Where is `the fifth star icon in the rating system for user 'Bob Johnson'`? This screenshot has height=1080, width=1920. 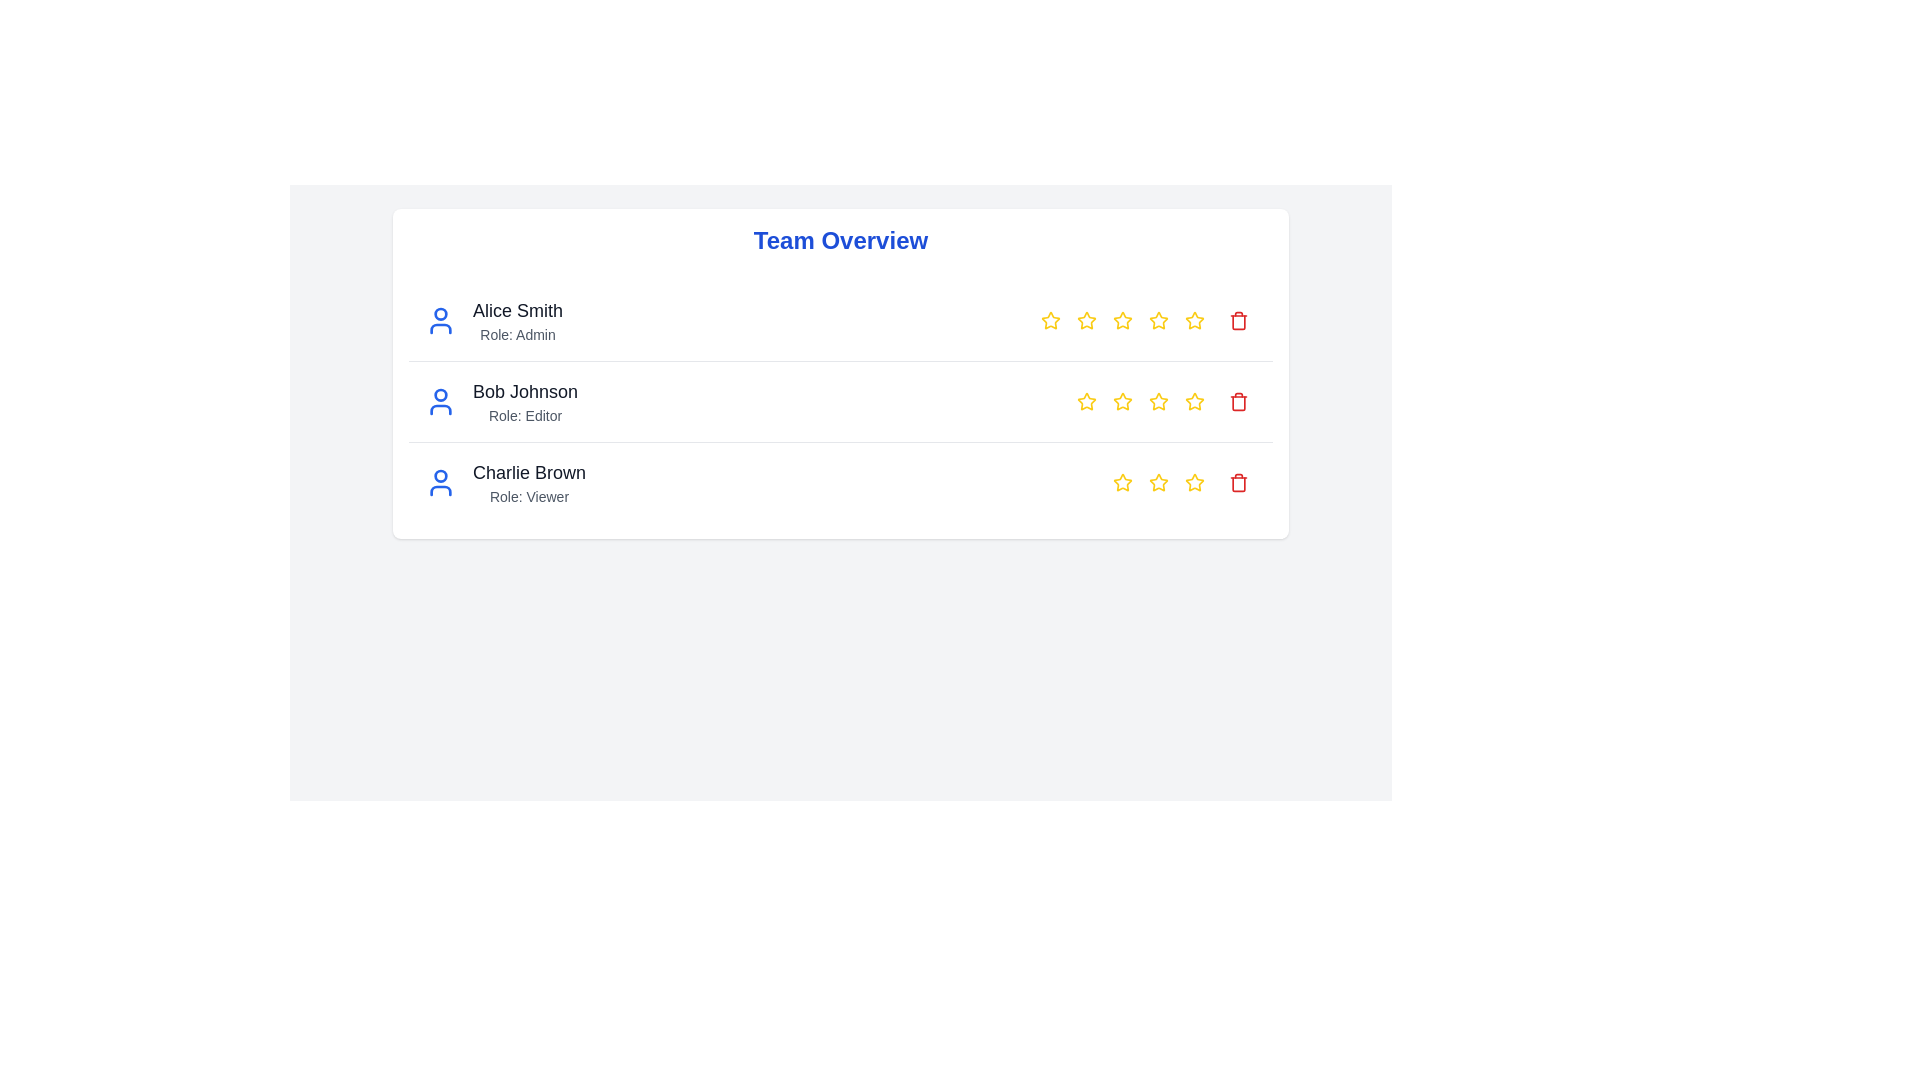 the fifth star icon in the rating system for user 'Bob Johnson' is located at coordinates (1195, 319).